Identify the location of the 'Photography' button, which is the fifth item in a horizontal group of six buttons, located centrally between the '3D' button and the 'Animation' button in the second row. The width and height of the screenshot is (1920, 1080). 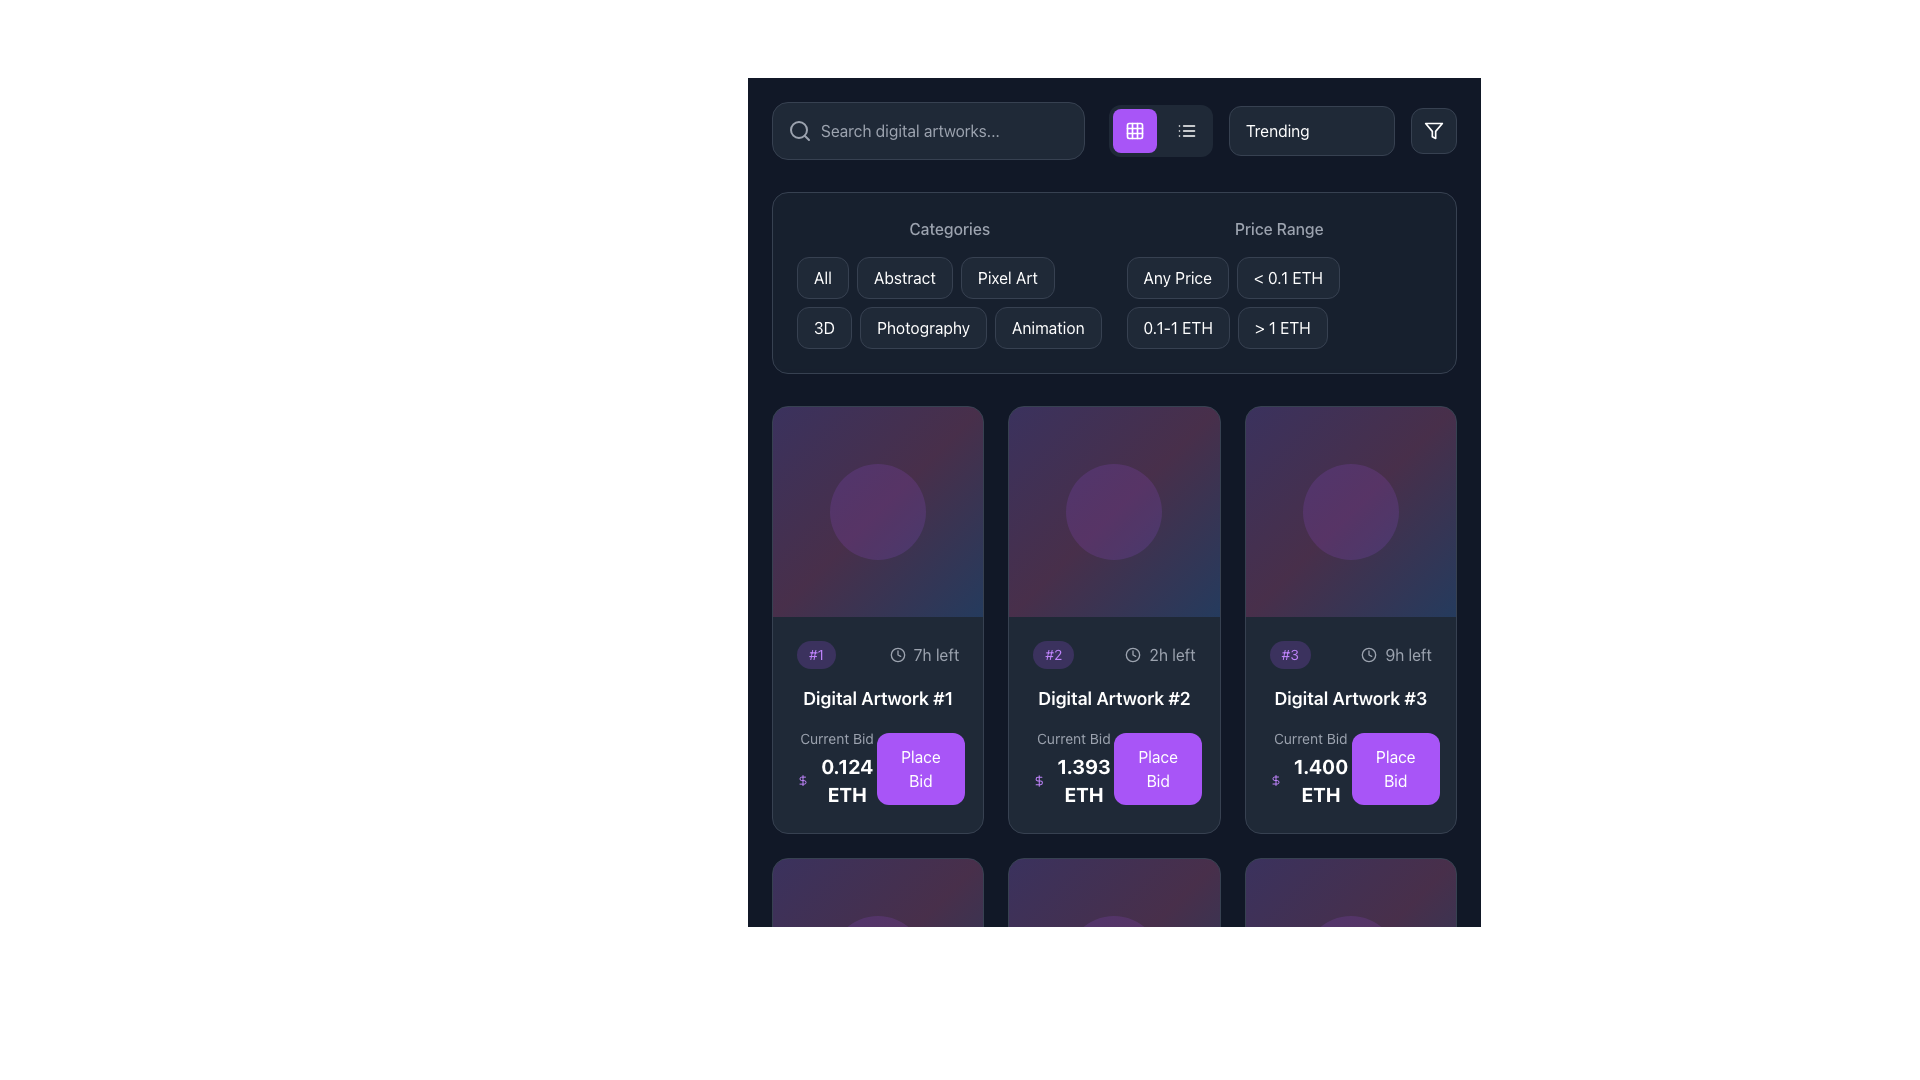
(922, 326).